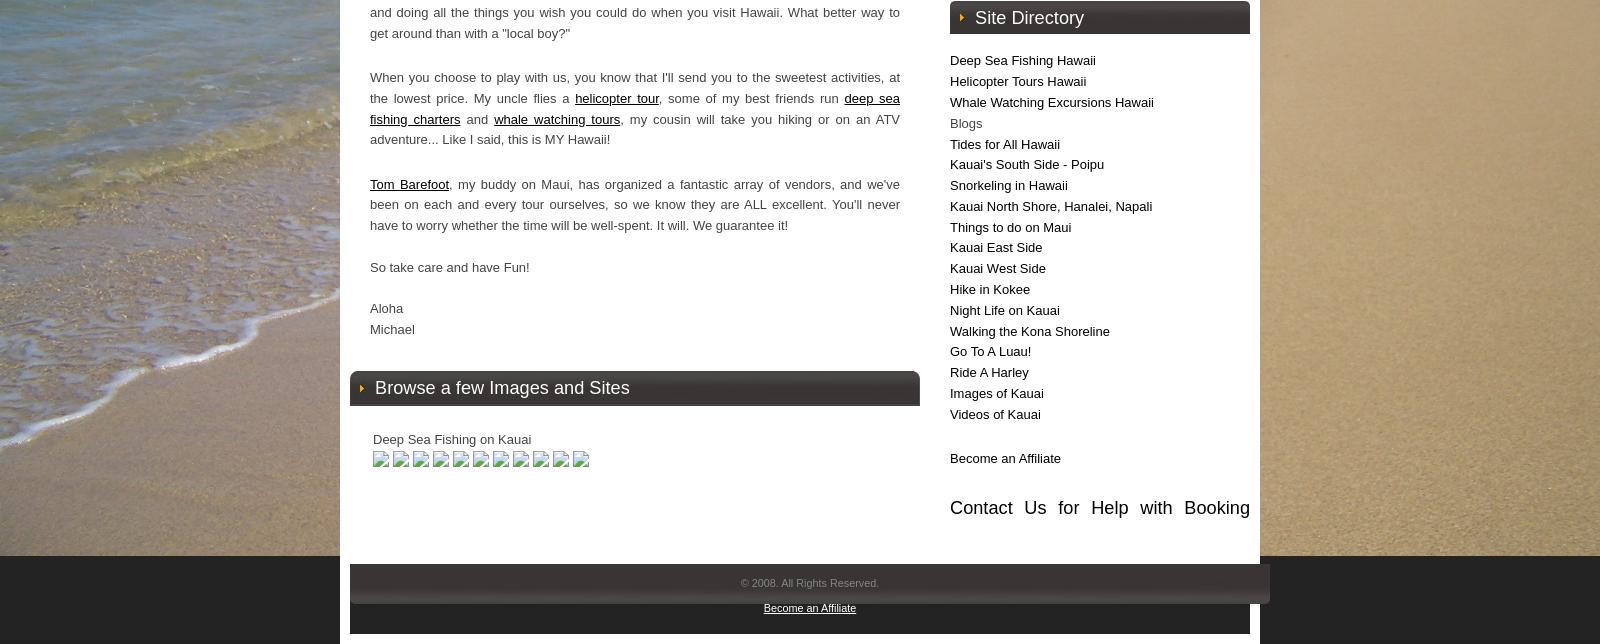 The width and height of the screenshot is (1600, 644). Describe the element at coordinates (1017, 80) in the screenshot. I see `'Helicopter Tours Hawaii'` at that location.